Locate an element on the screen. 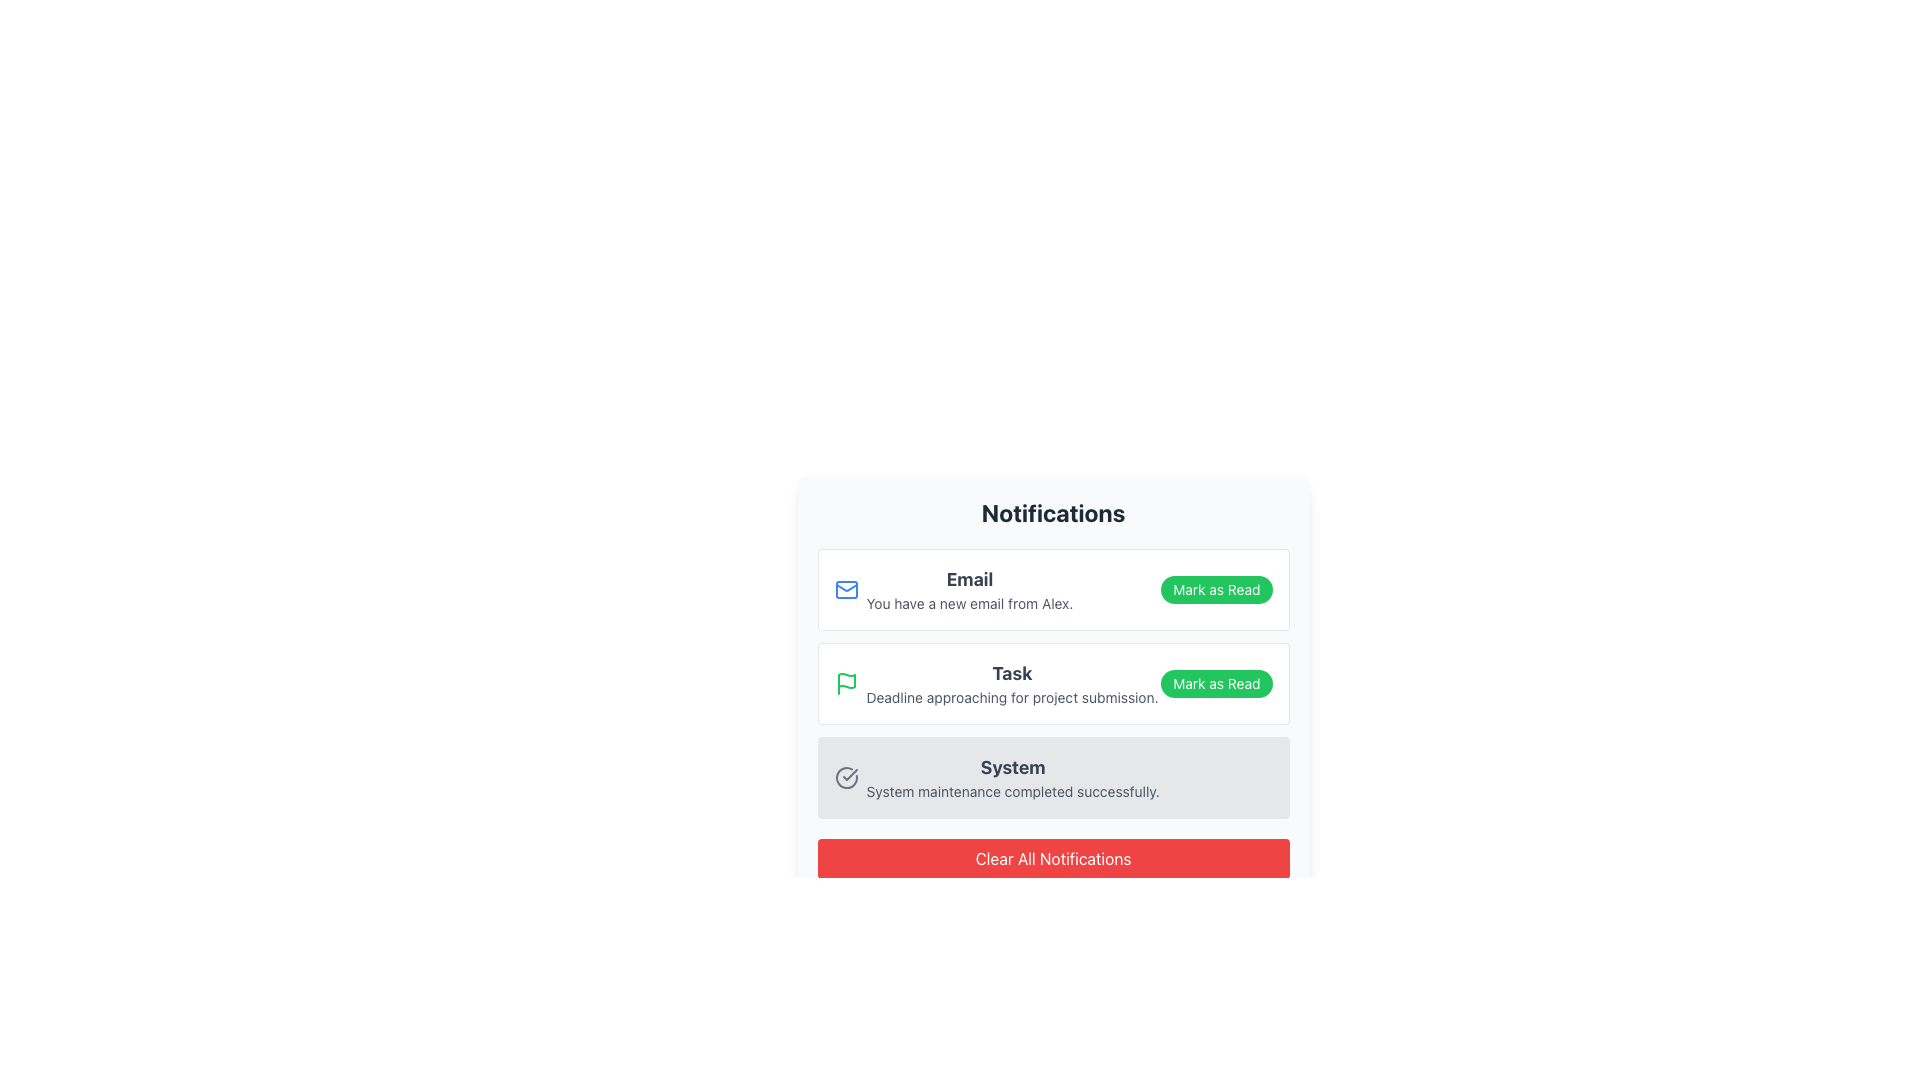 The image size is (1920, 1080). the second notification card in the 'Notifications' section to read the information displayed about the approaching deadline for a task is located at coordinates (1052, 682).